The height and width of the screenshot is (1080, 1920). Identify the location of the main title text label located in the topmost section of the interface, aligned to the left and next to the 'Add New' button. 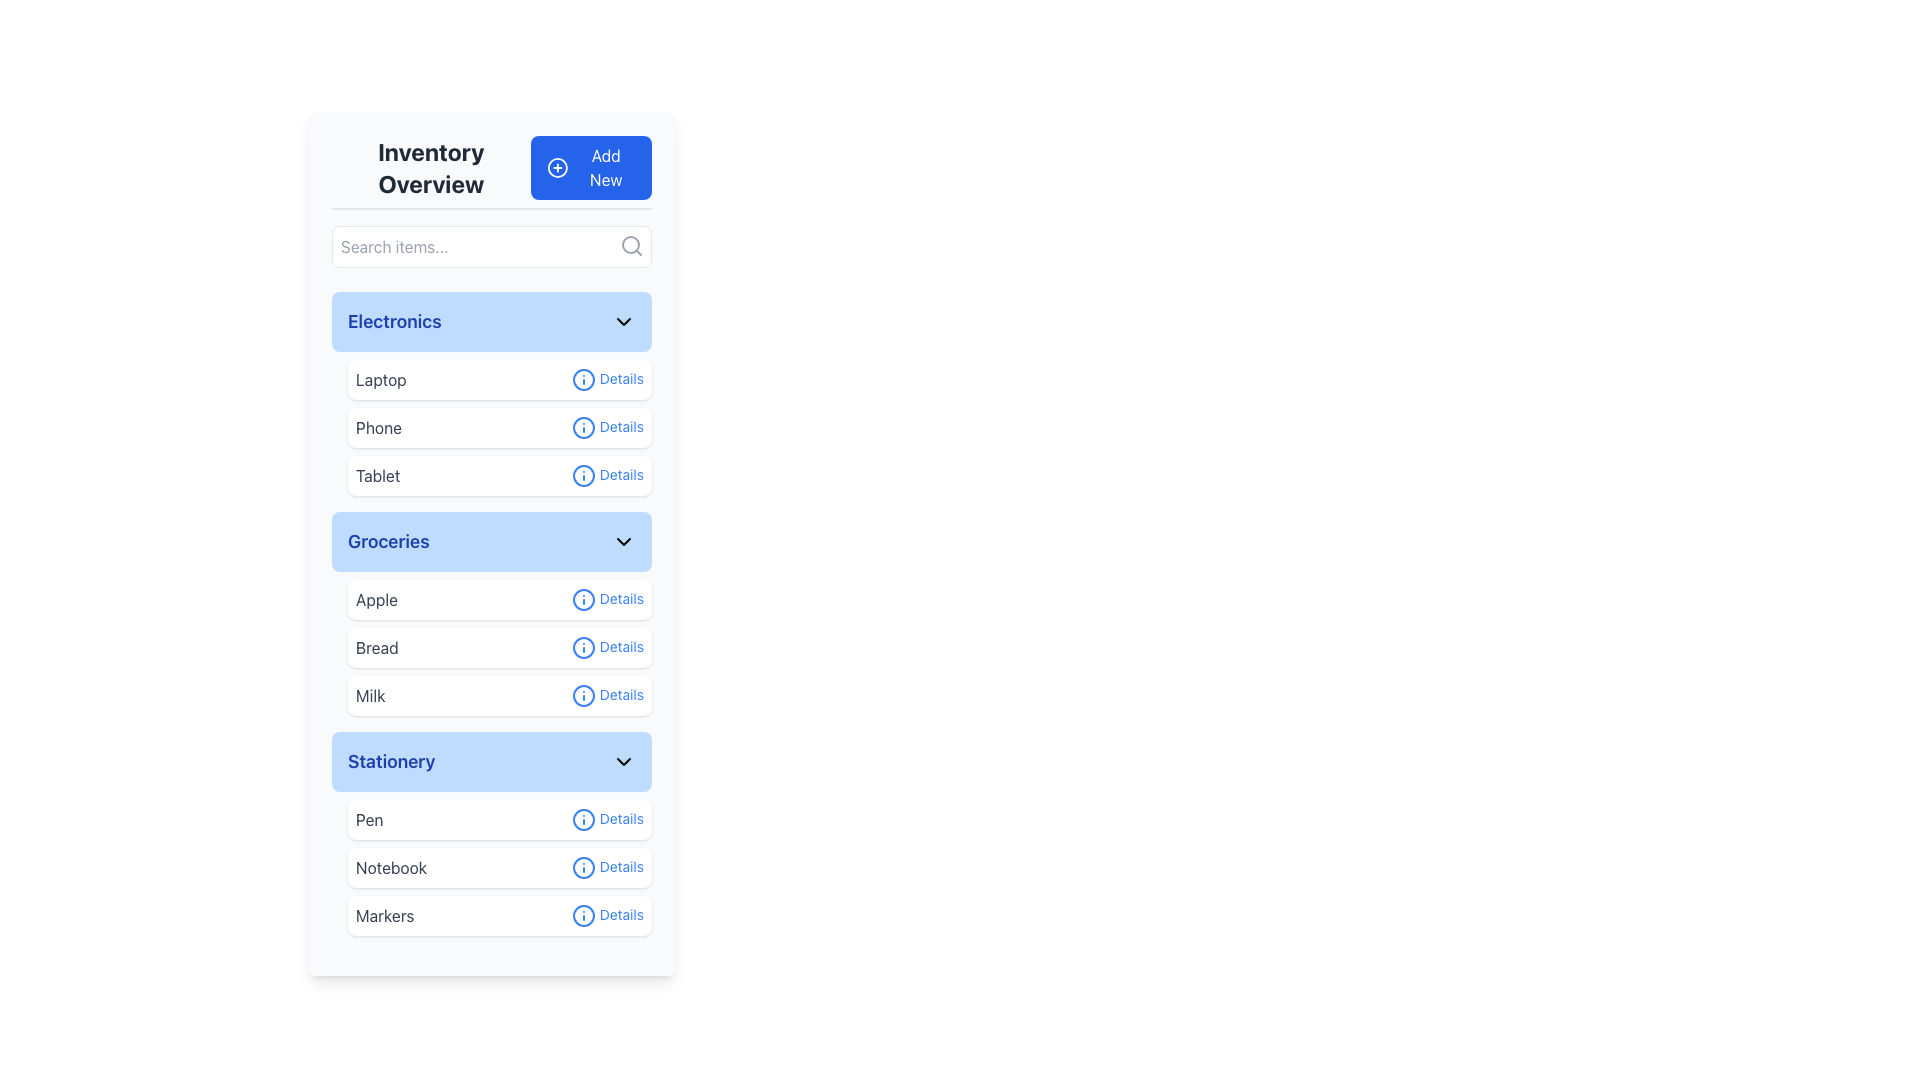
(430, 167).